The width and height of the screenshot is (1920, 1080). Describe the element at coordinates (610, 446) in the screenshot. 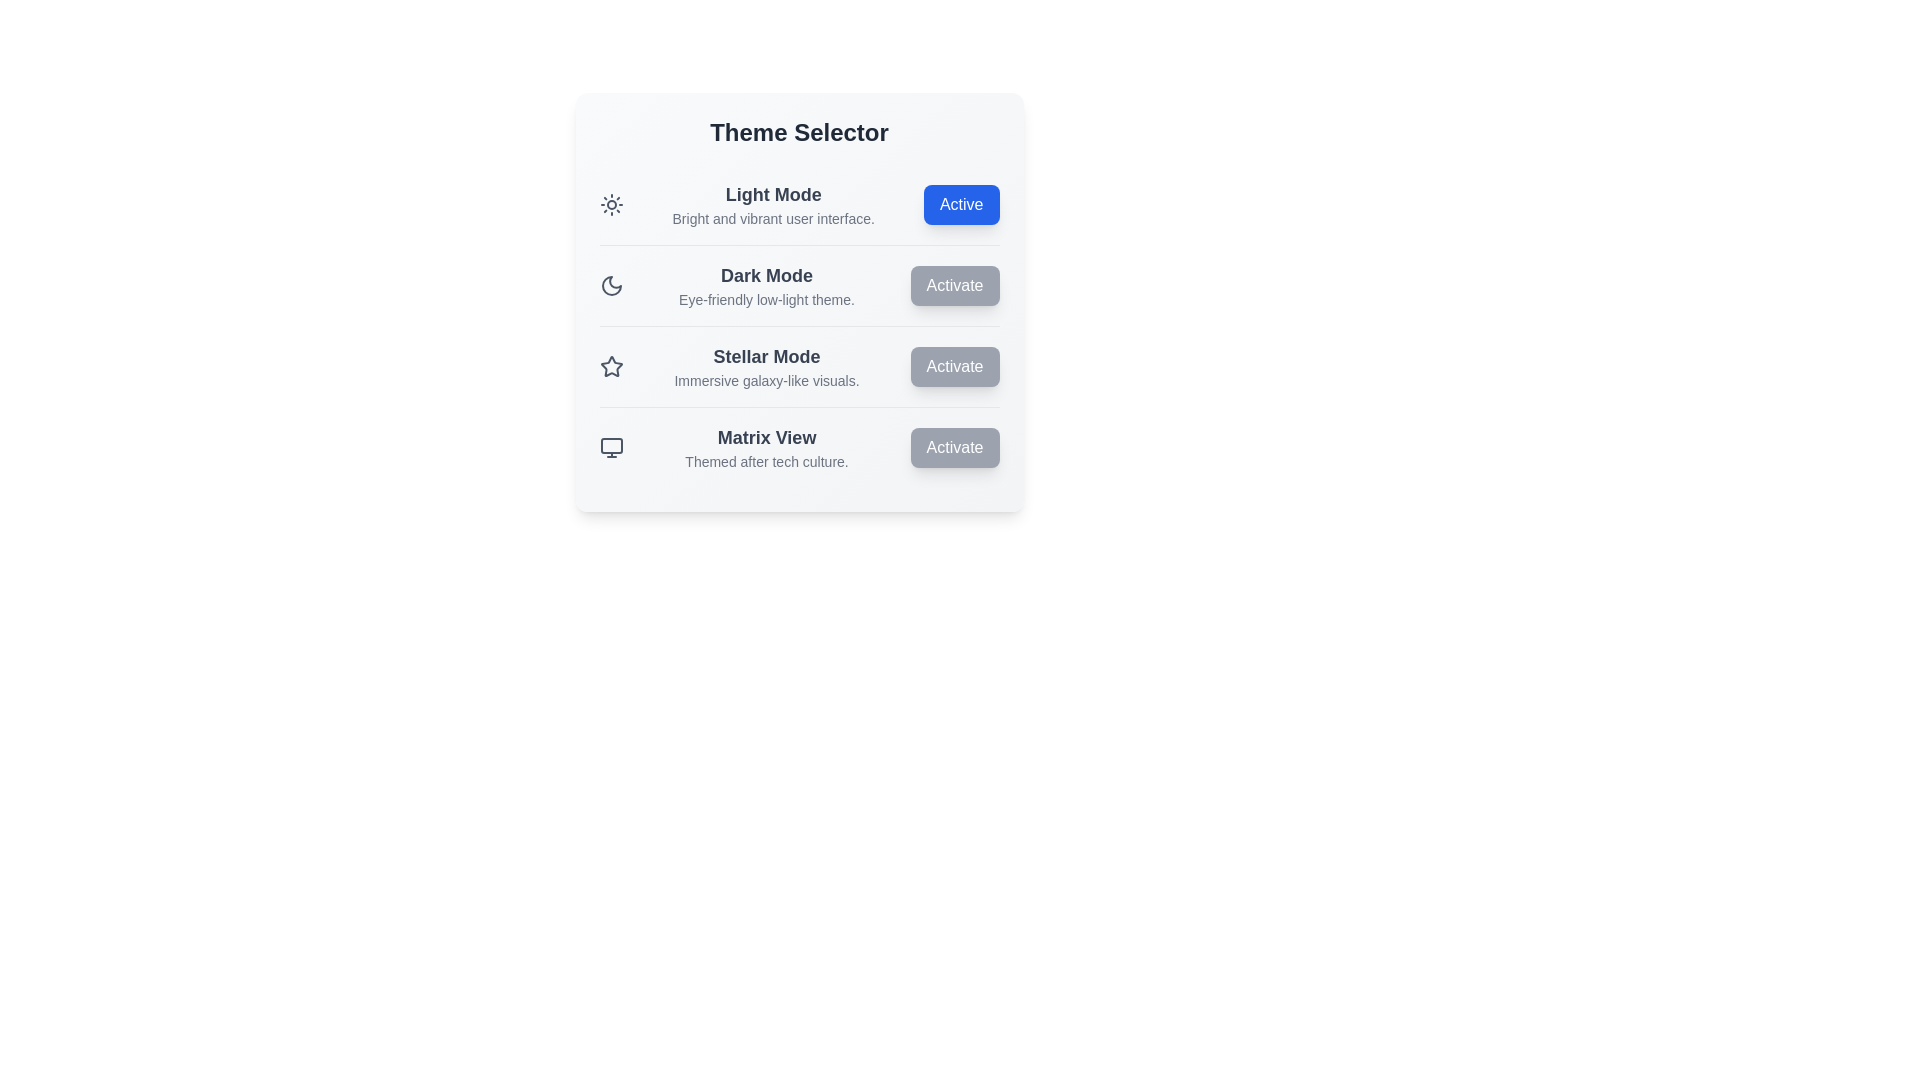

I see `the icon for the selected theme Matrix View` at that location.